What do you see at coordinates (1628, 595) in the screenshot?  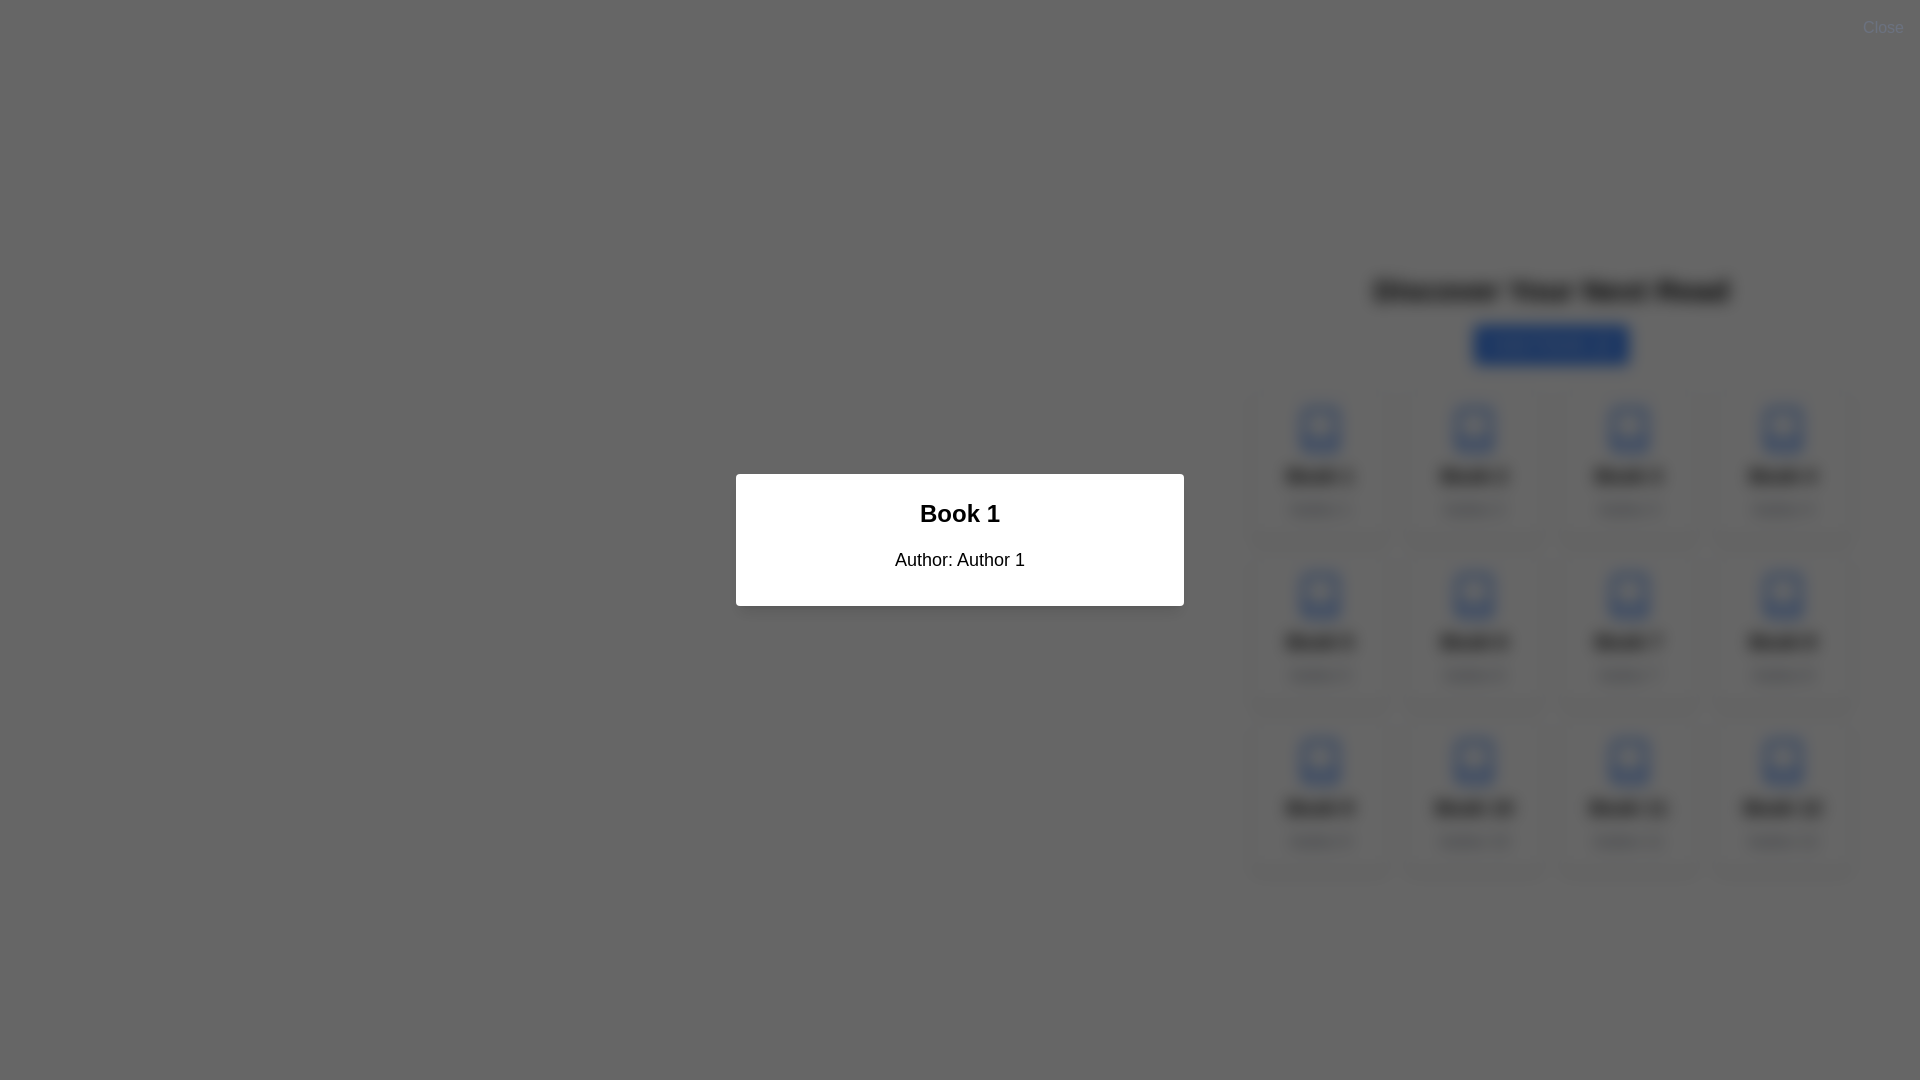 I see `the book icon representing 'Book 7' by 'Author 7', which is located at the top of the card above the title text` at bounding box center [1628, 595].